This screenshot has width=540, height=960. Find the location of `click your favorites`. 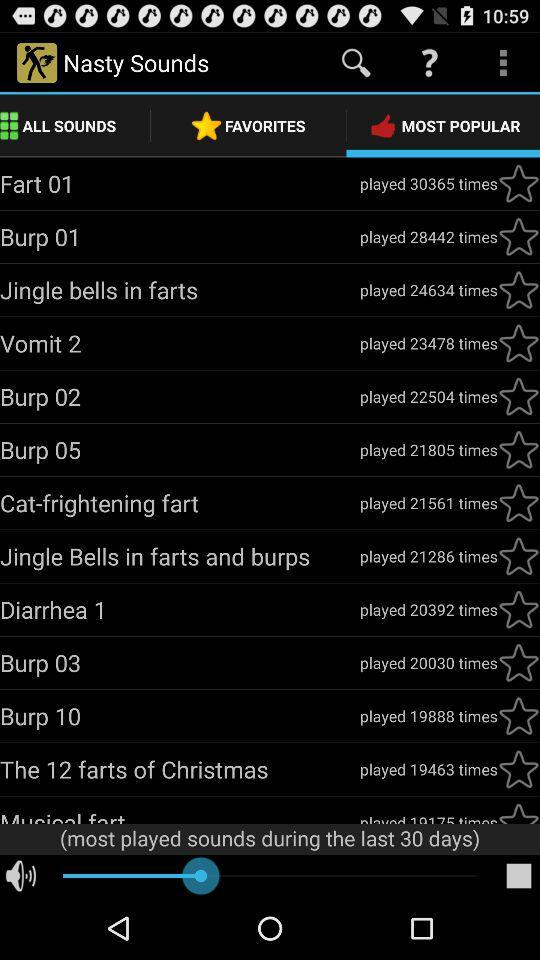

click your favorites is located at coordinates (518, 343).